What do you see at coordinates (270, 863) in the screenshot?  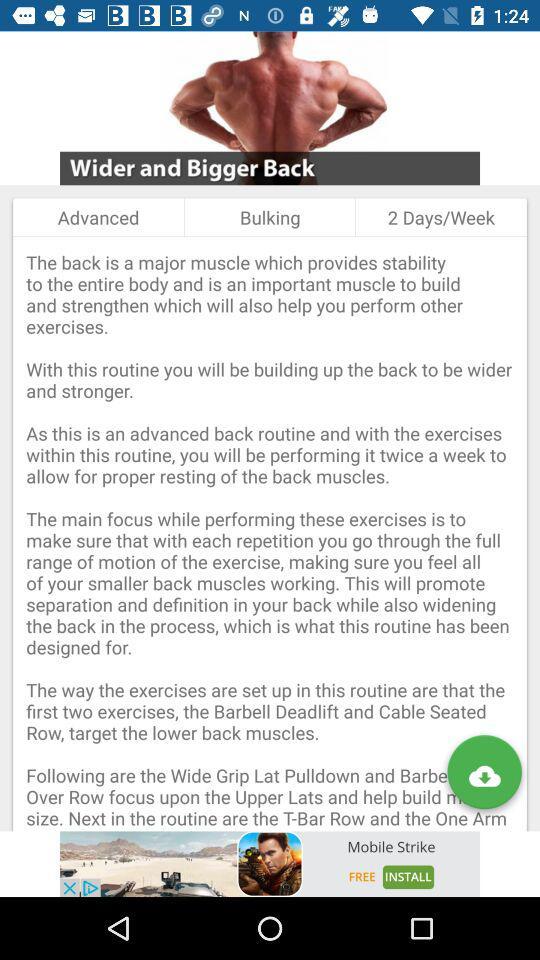 I see `cookies` at bounding box center [270, 863].